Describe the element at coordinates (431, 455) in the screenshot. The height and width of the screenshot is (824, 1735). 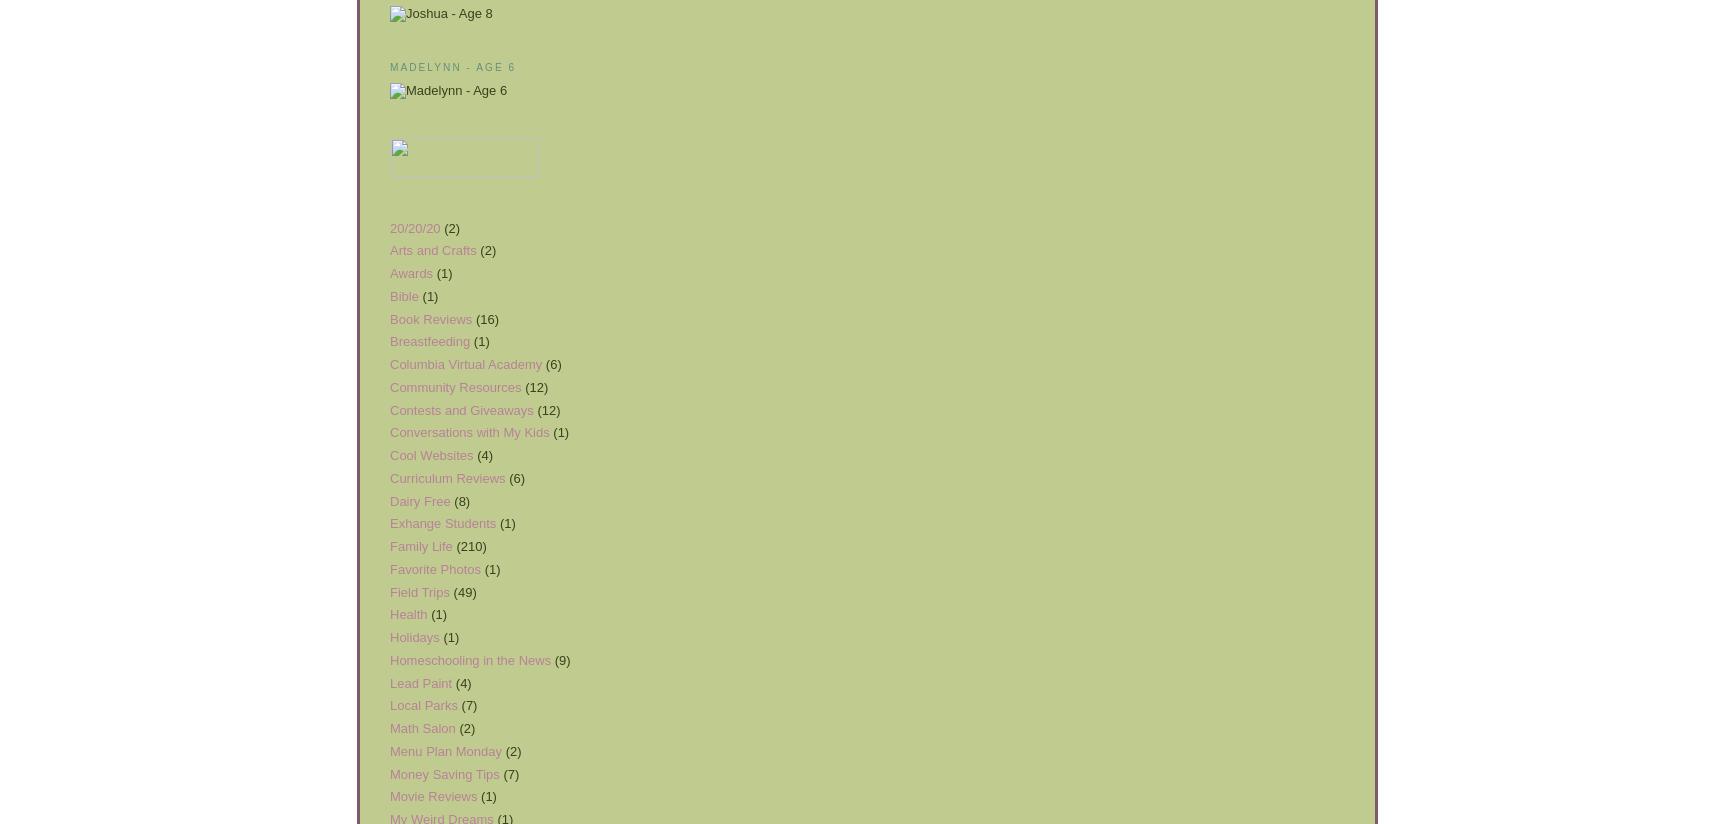
I see `'Cool Websites'` at that location.